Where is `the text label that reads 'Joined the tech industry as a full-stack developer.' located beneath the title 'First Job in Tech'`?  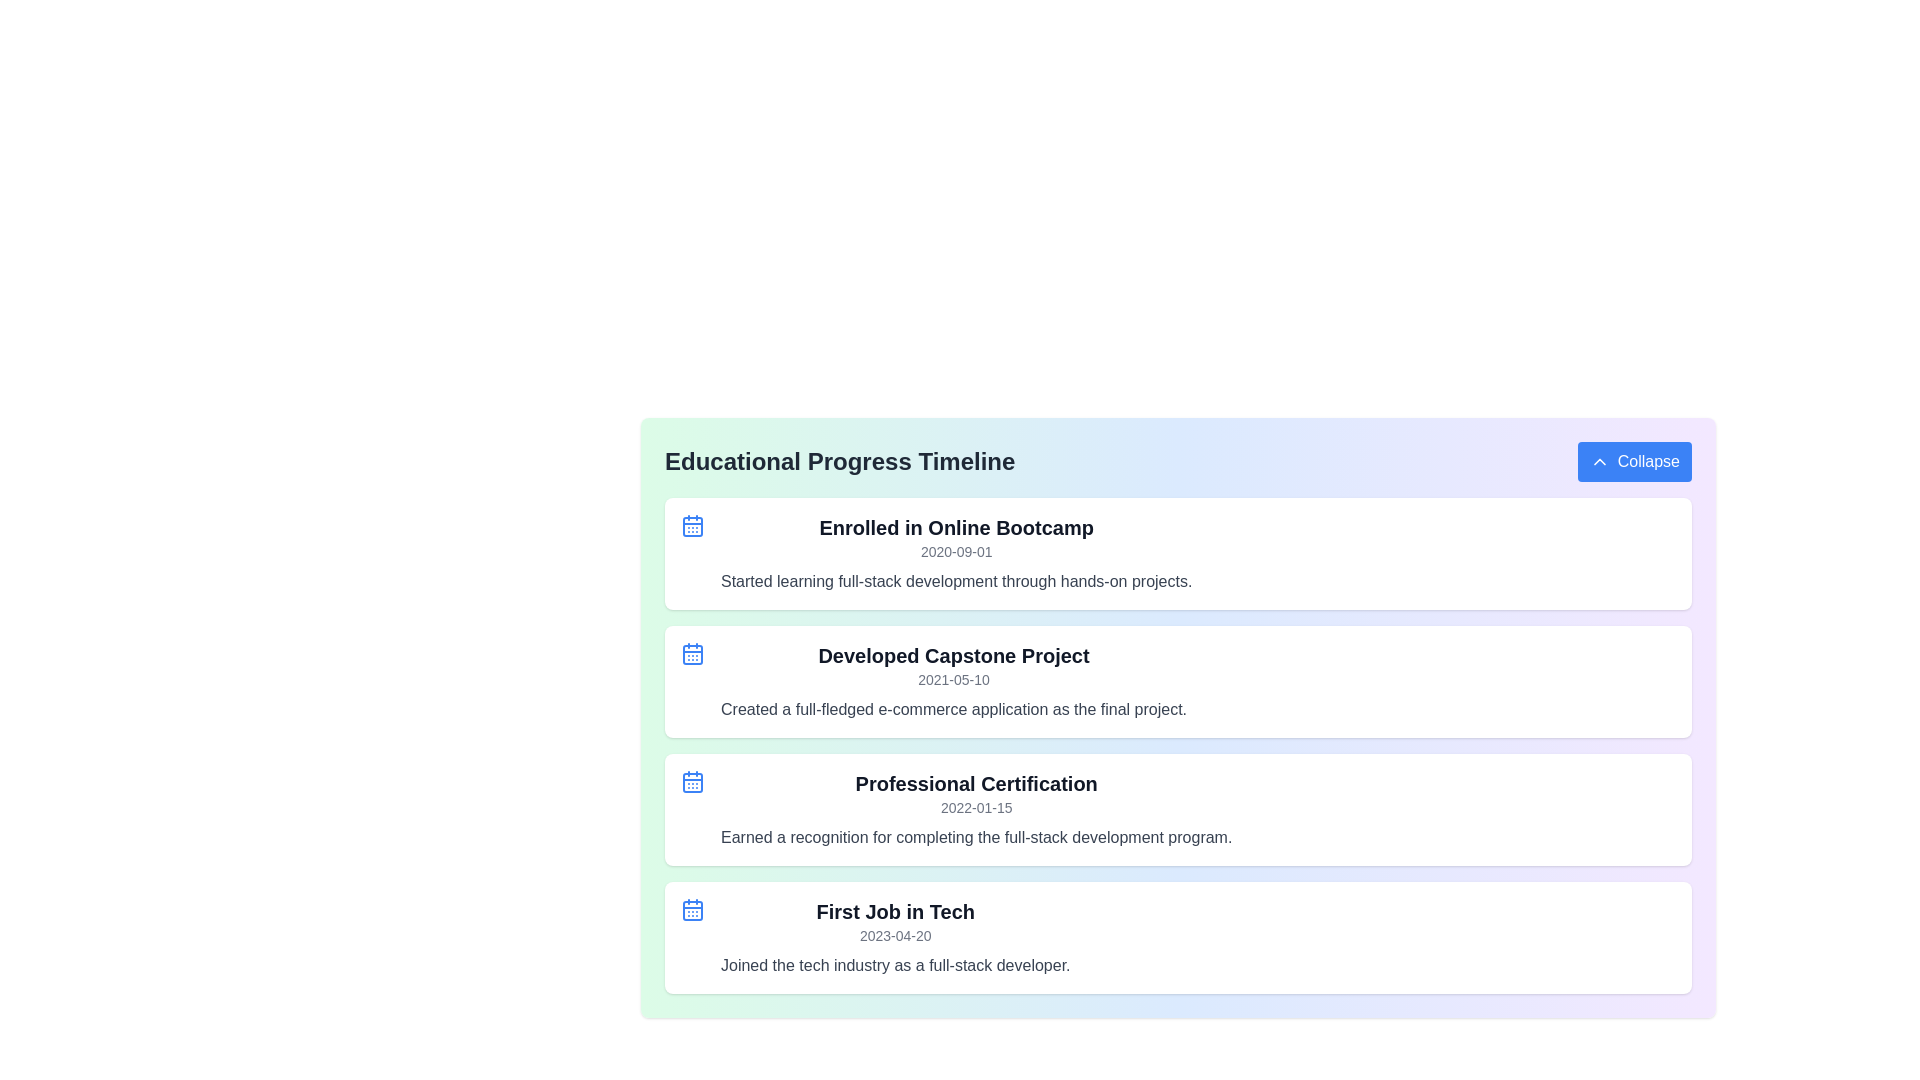
the text label that reads 'Joined the tech industry as a full-stack developer.' located beneath the title 'First Job in Tech' is located at coordinates (894, 964).